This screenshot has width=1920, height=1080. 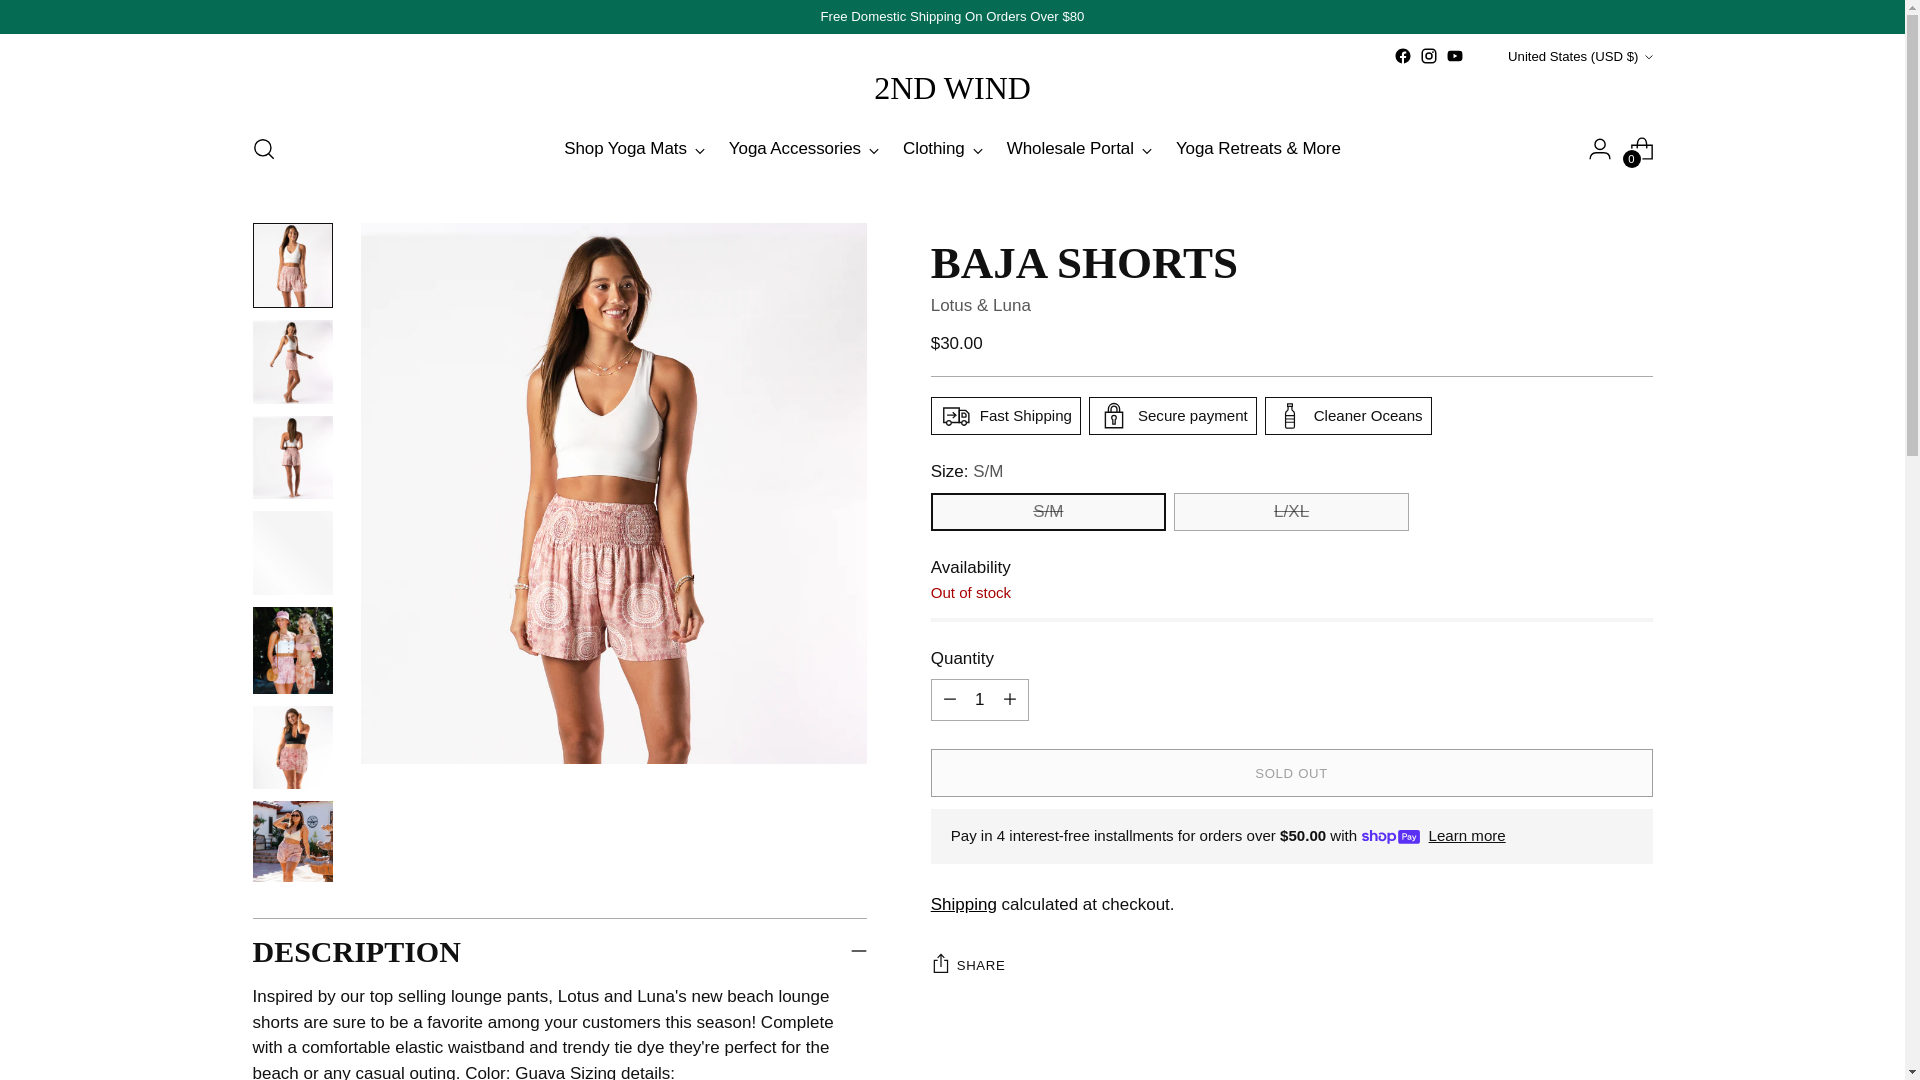 What do you see at coordinates (1641, 148) in the screenshot?
I see `'0'` at bounding box center [1641, 148].